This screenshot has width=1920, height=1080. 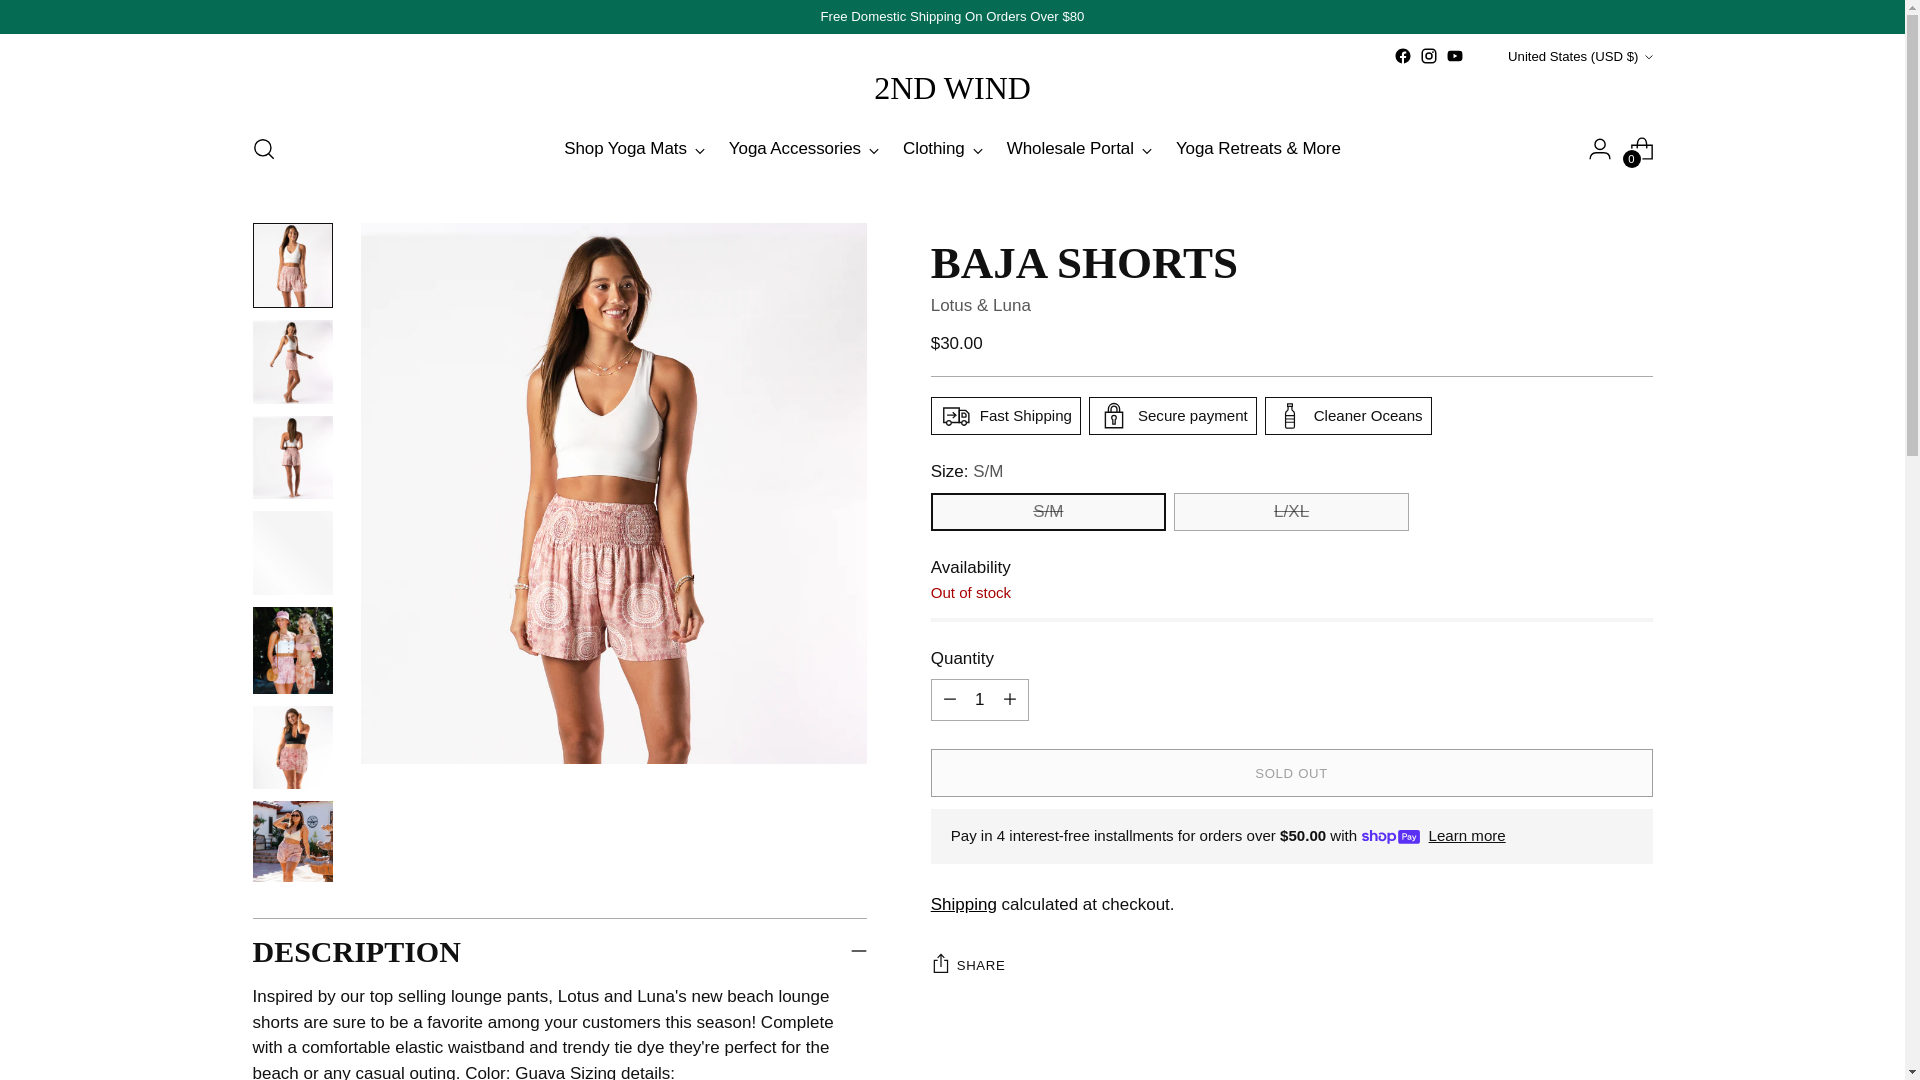 What do you see at coordinates (1641, 148) in the screenshot?
I see `'0'` at bounding box center [1641, 148].